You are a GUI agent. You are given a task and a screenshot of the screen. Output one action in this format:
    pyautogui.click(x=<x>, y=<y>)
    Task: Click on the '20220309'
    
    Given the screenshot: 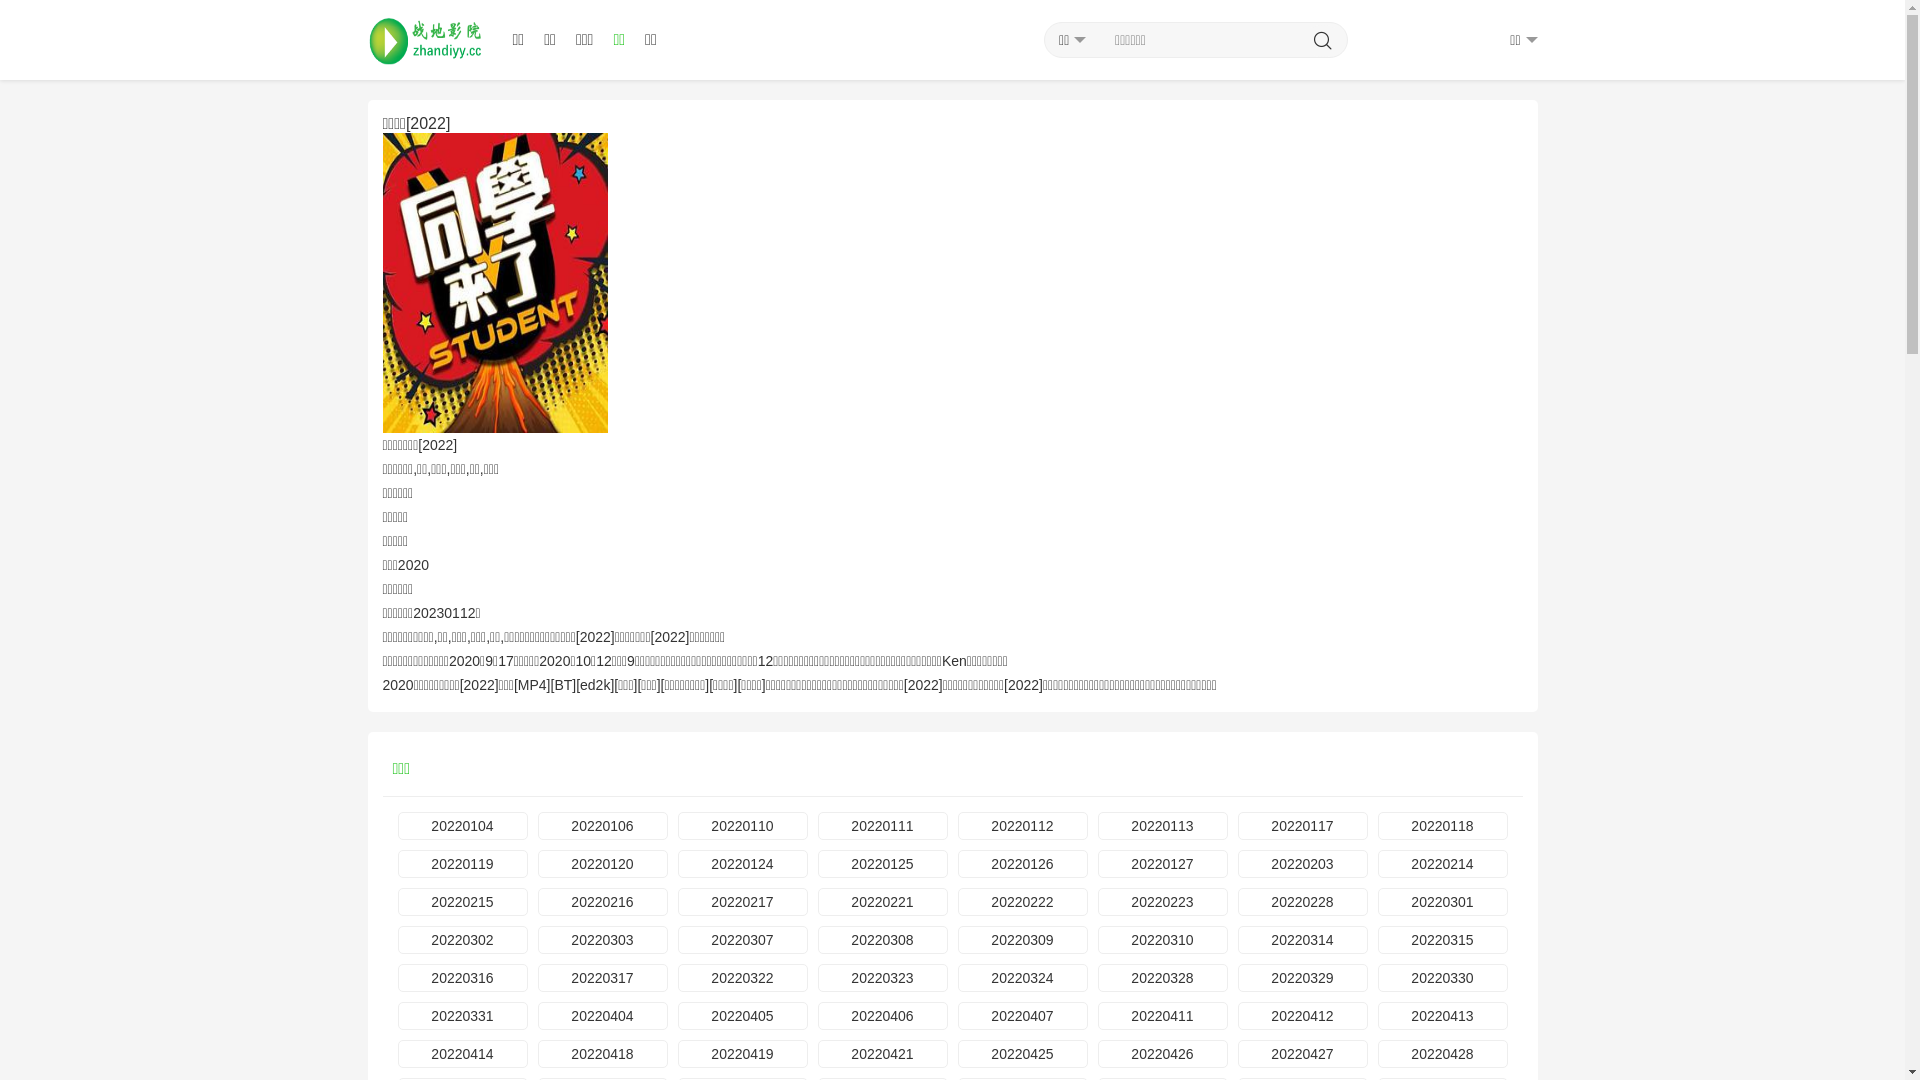 What is the action you would take?
    pyautogui.click(x=1022, y=940)
    